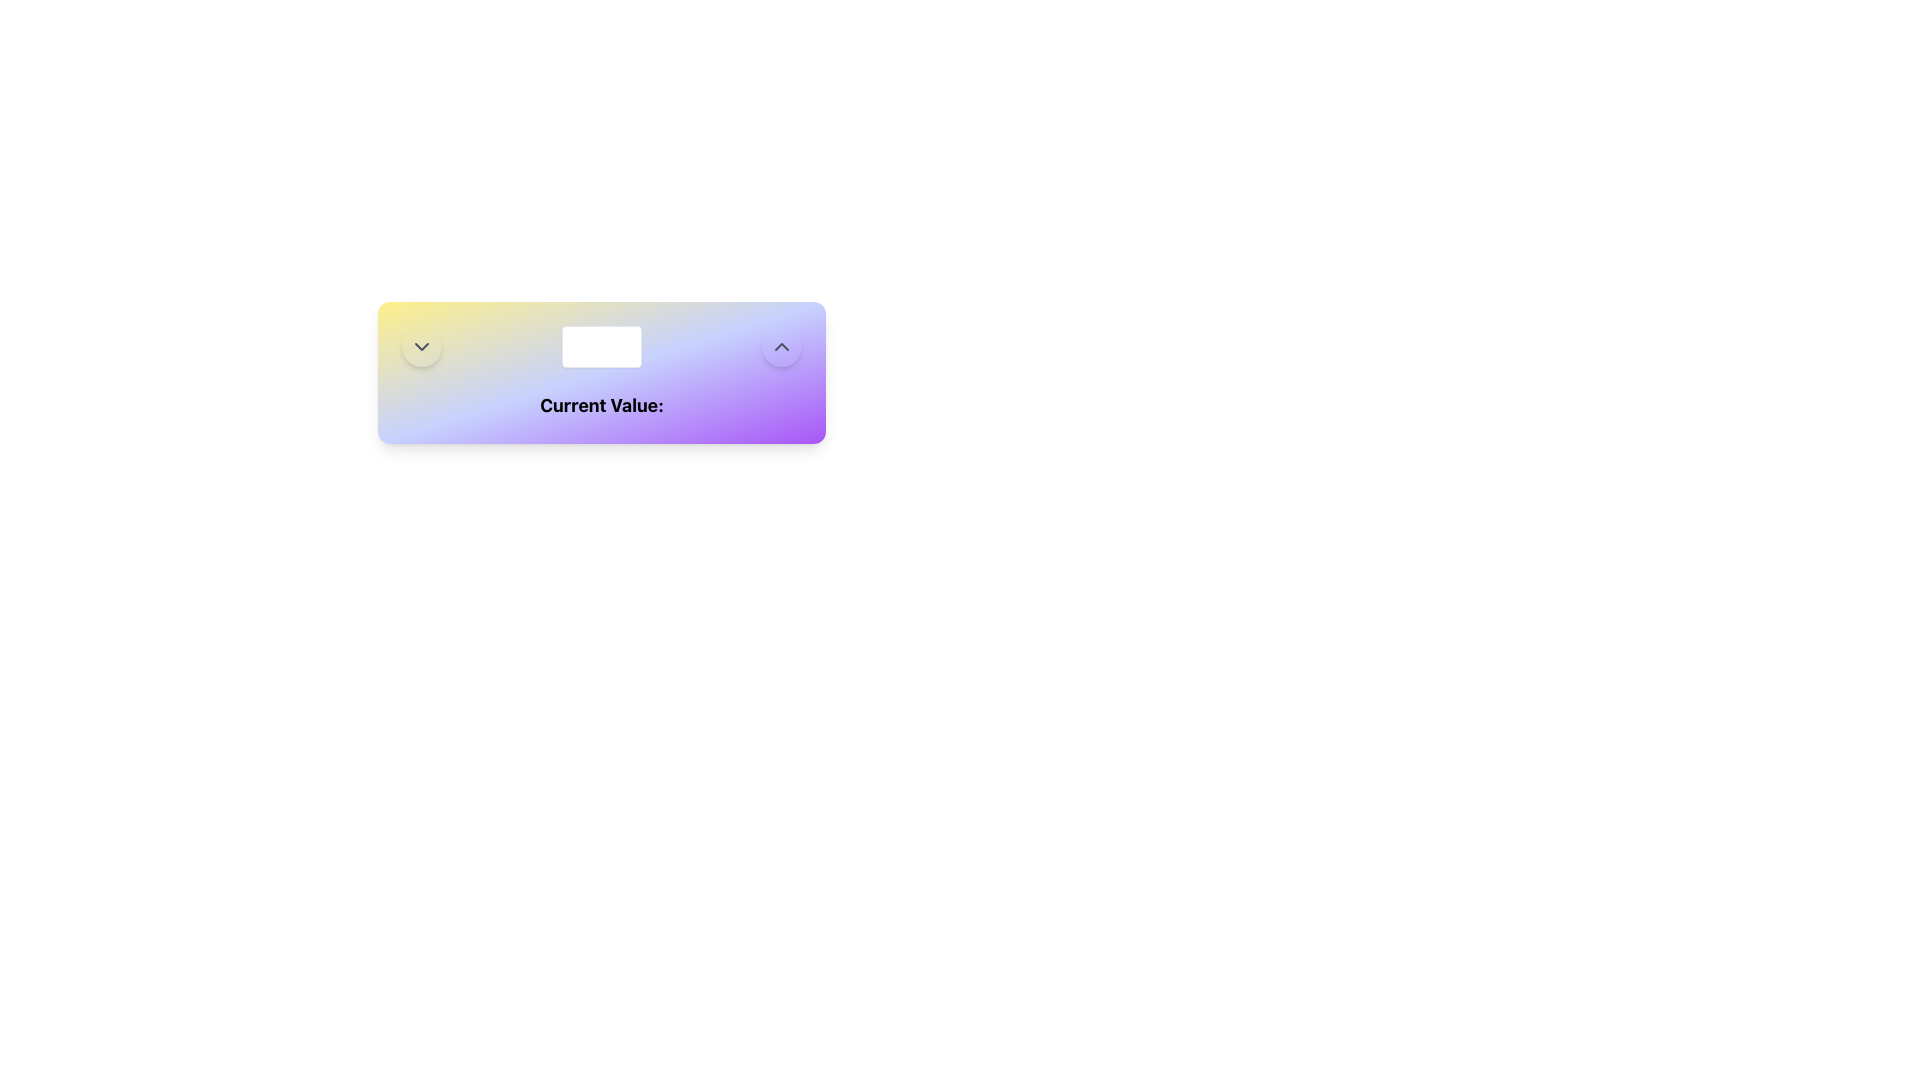 This screenshot has height=1080, width=1920. Describe the element at coordinates (781, 346) in the screenshot. I see `the chevron icon button at the far-right side of the rectangular box` at that location.